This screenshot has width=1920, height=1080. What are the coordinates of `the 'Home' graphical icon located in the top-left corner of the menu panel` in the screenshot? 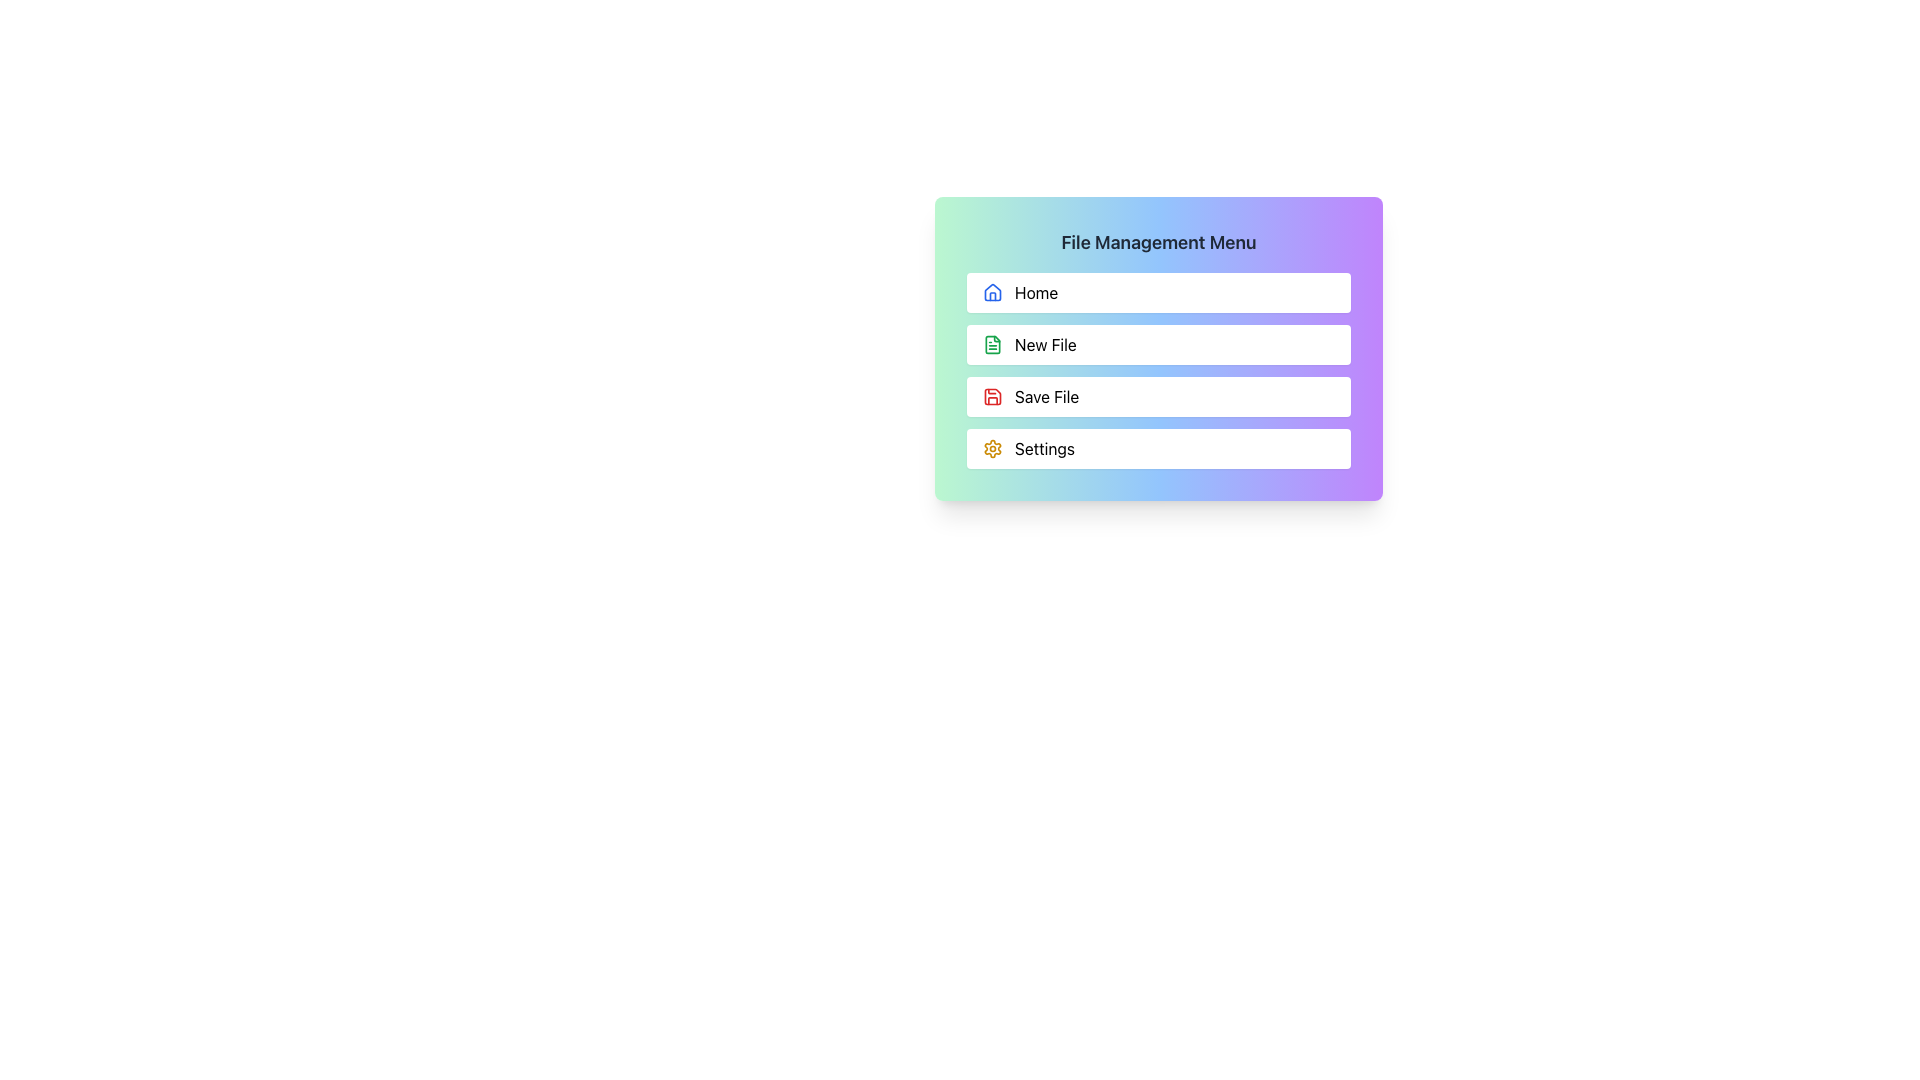 It's located at (993, 292).